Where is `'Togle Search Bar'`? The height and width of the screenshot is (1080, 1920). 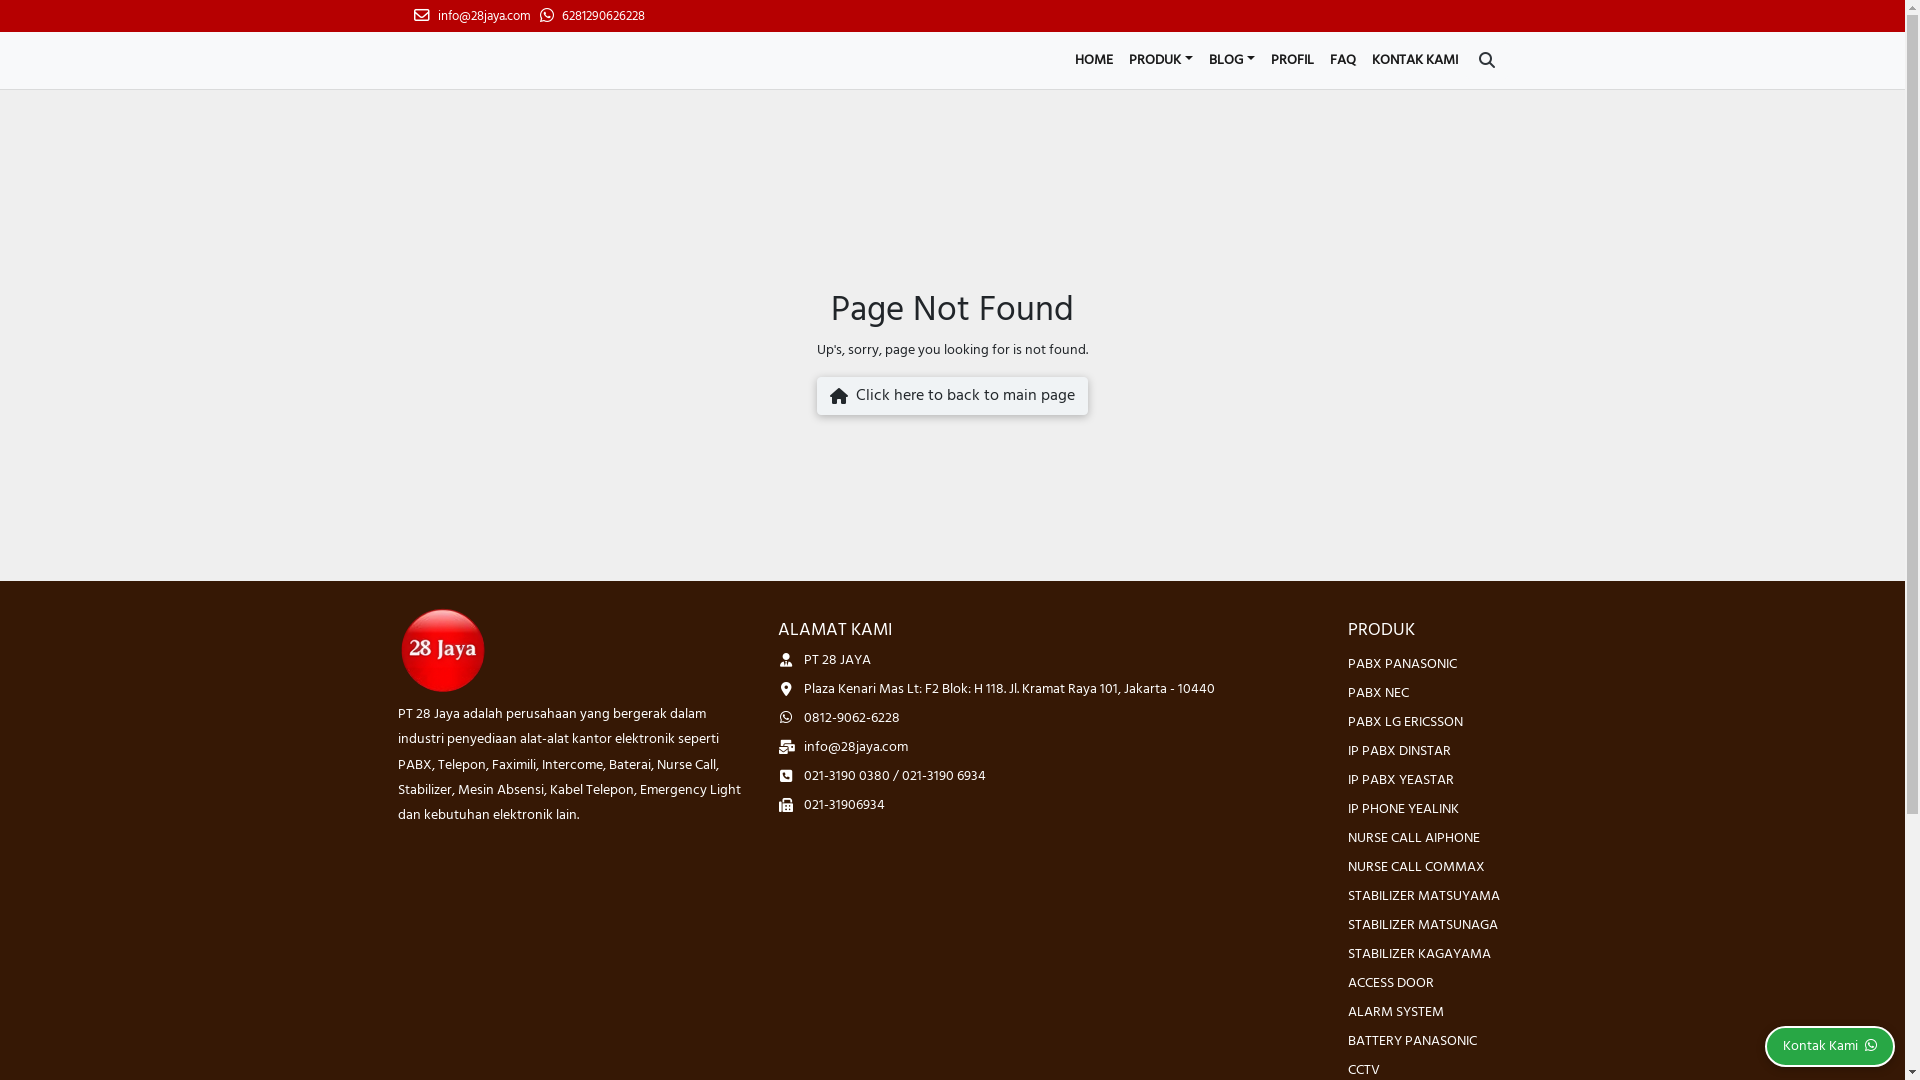 'Togle Search Bar' is located at coordinates (1486, 59).